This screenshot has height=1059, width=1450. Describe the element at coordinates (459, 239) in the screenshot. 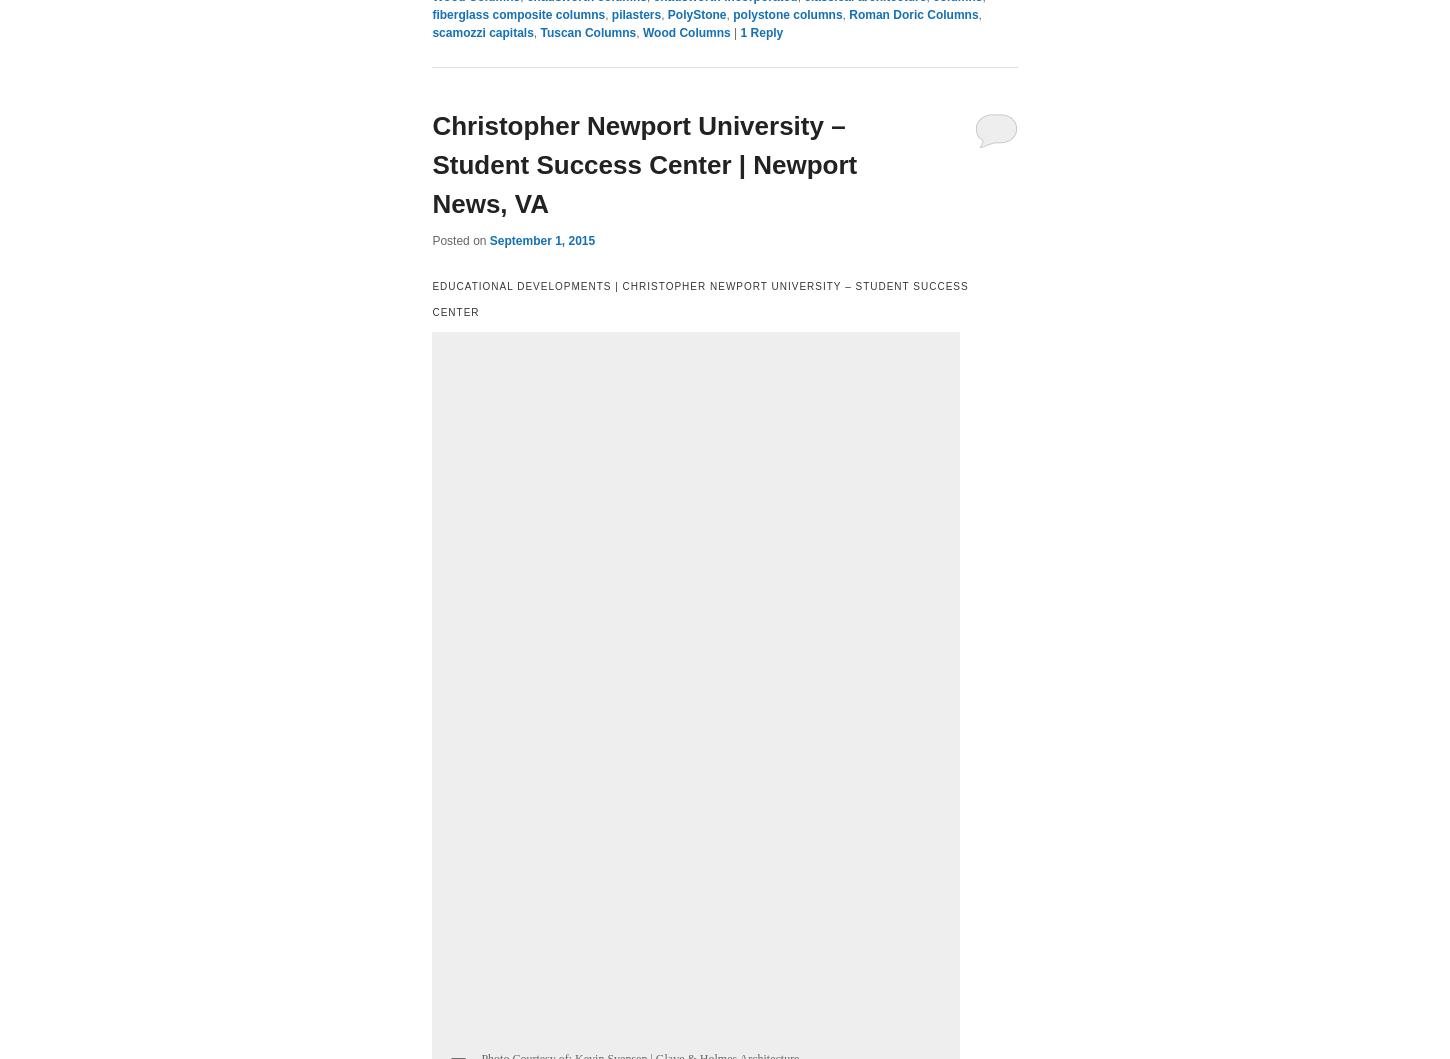

I see `'Posted on'` at that location.